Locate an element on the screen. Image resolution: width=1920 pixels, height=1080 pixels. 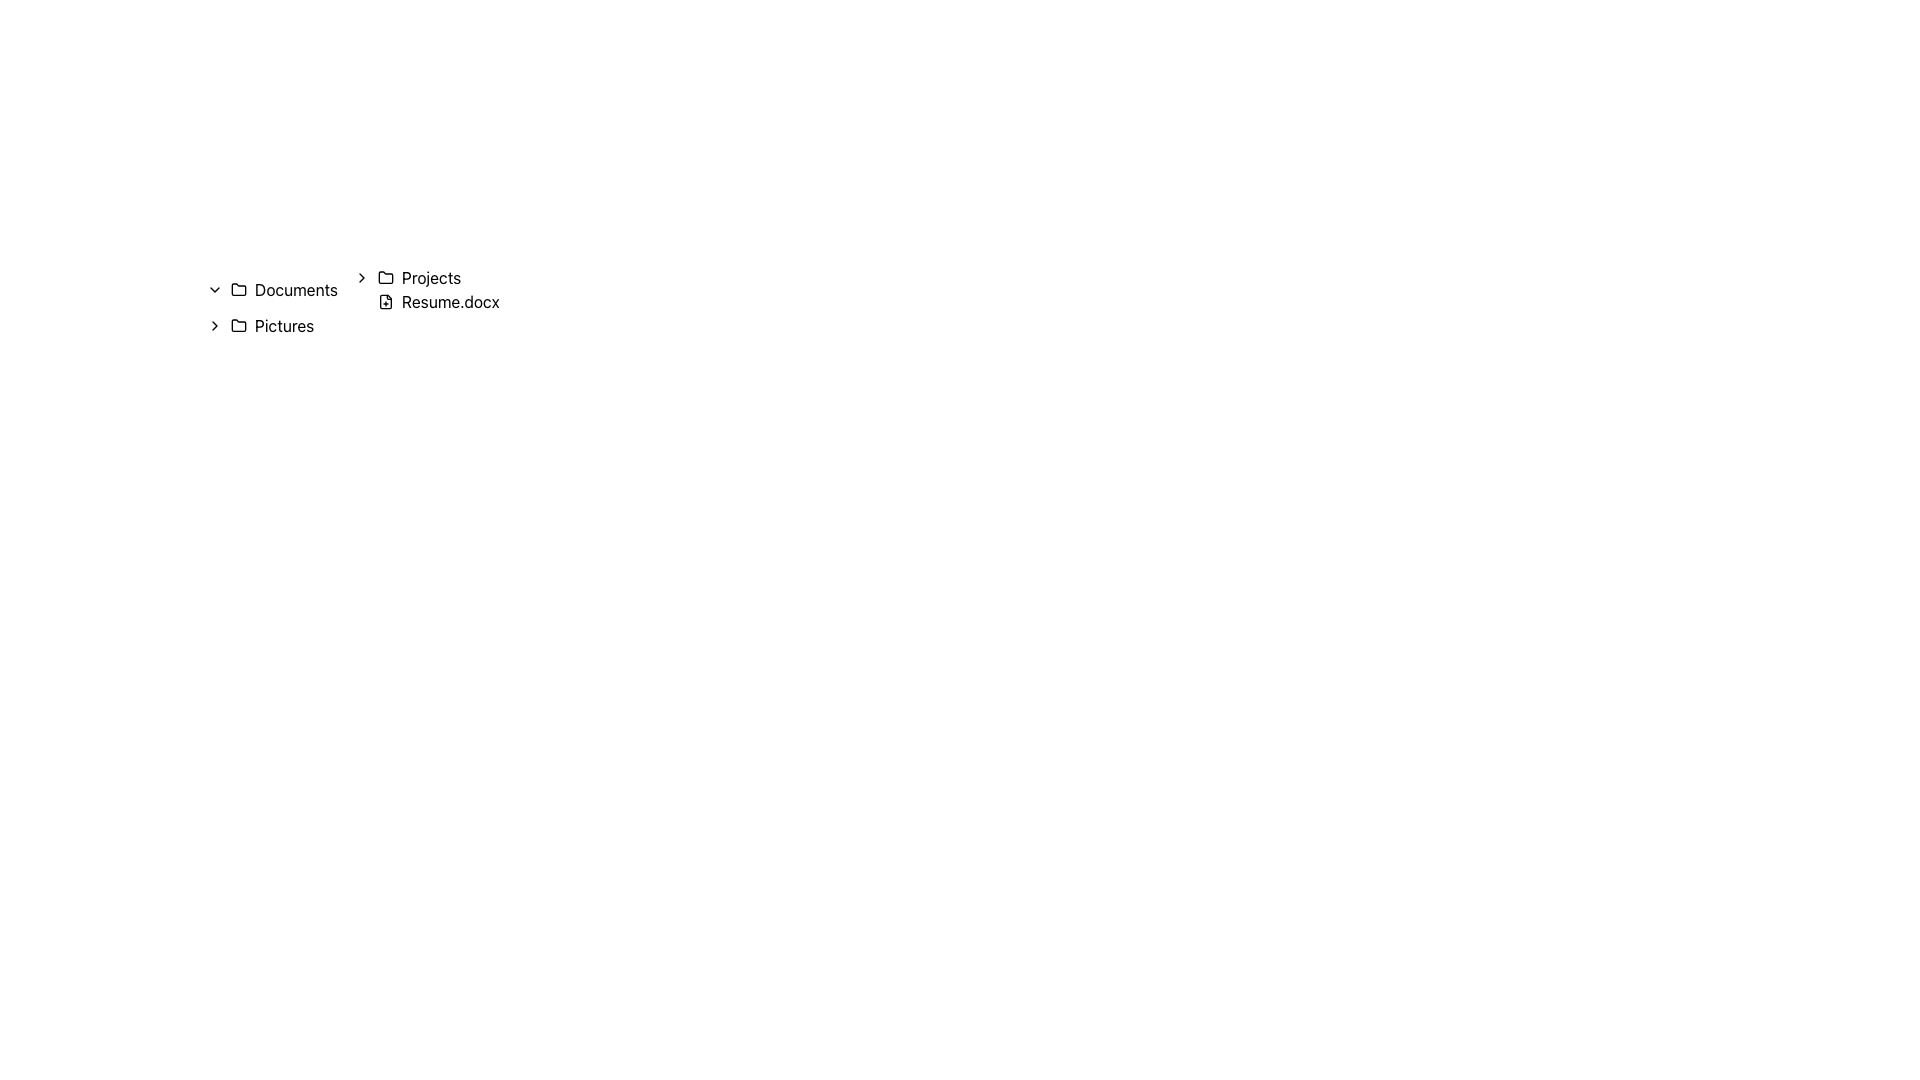
the file icon located immediately to the left of the text 'Resume.docx' within the 'Projects' list is located at coordinates (385, 301).